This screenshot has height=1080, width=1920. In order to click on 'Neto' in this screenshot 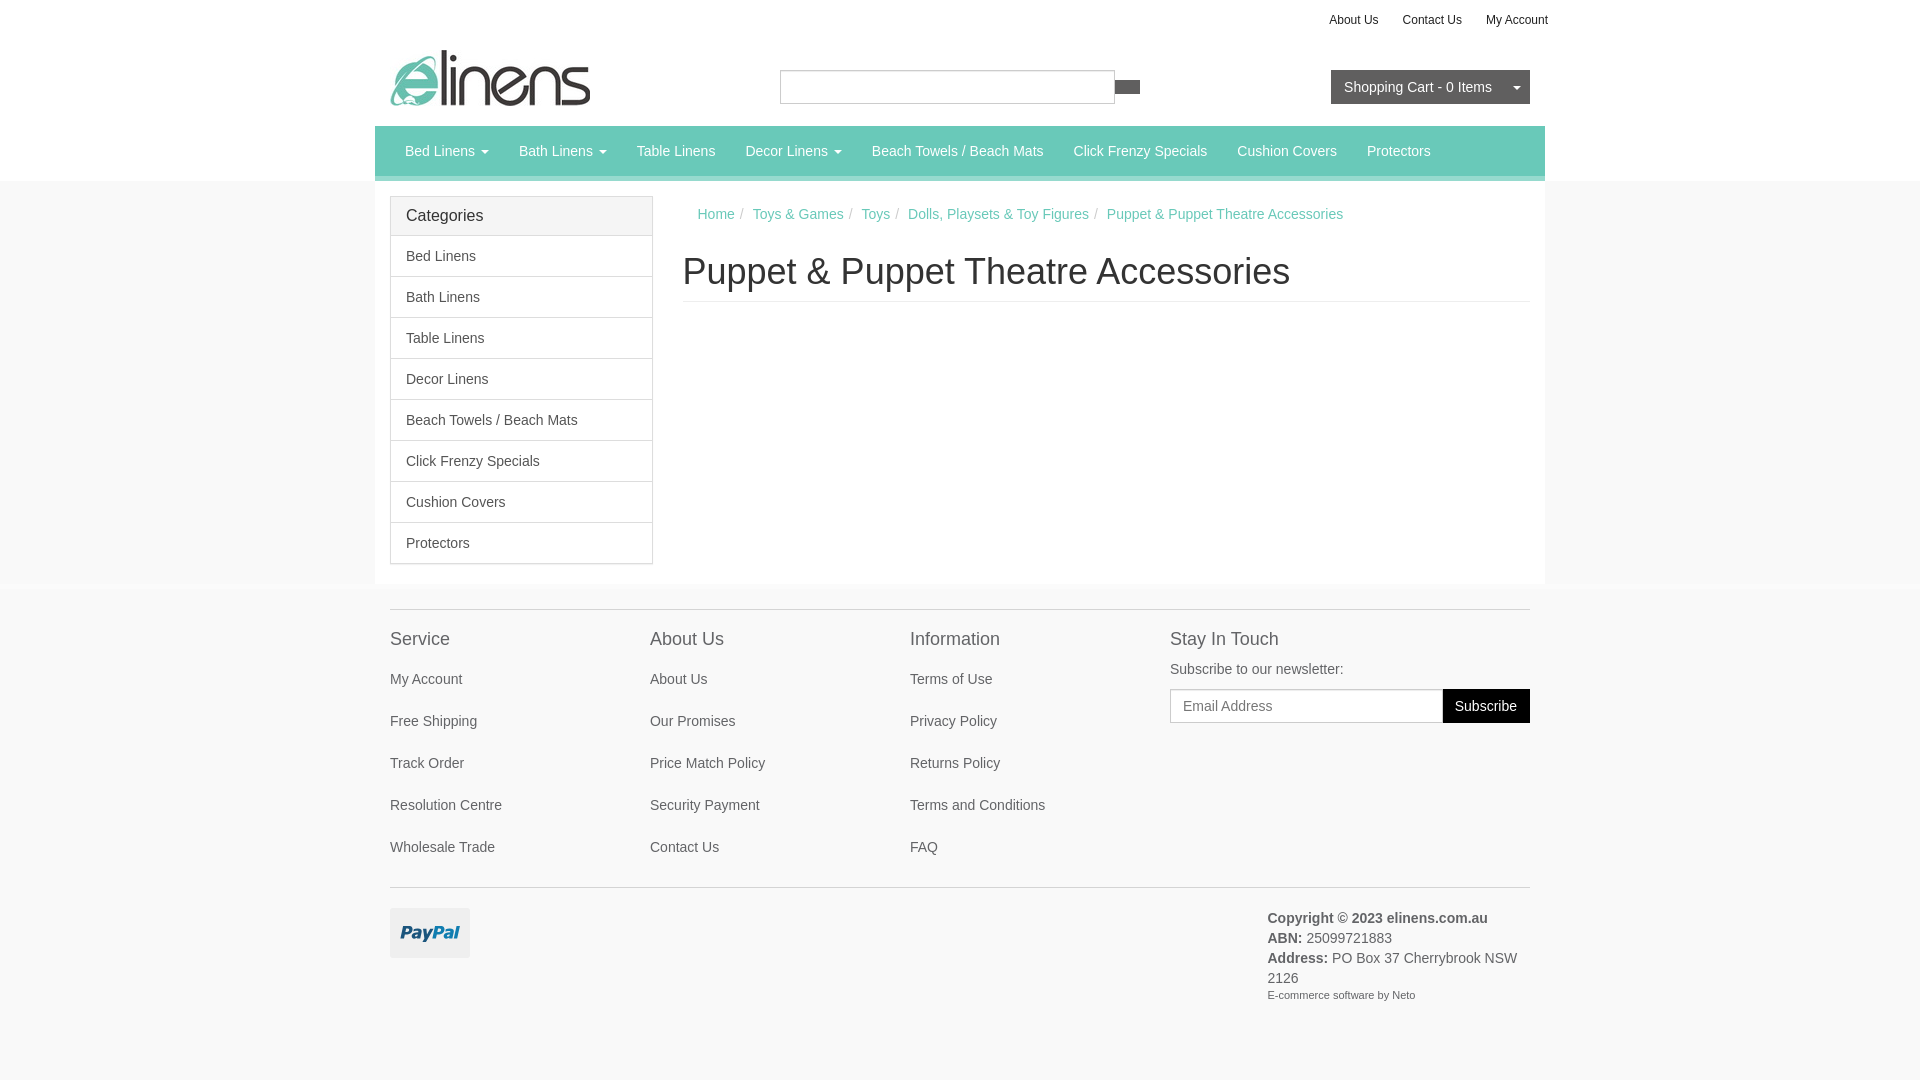, I will do `click(1391, 995)`.